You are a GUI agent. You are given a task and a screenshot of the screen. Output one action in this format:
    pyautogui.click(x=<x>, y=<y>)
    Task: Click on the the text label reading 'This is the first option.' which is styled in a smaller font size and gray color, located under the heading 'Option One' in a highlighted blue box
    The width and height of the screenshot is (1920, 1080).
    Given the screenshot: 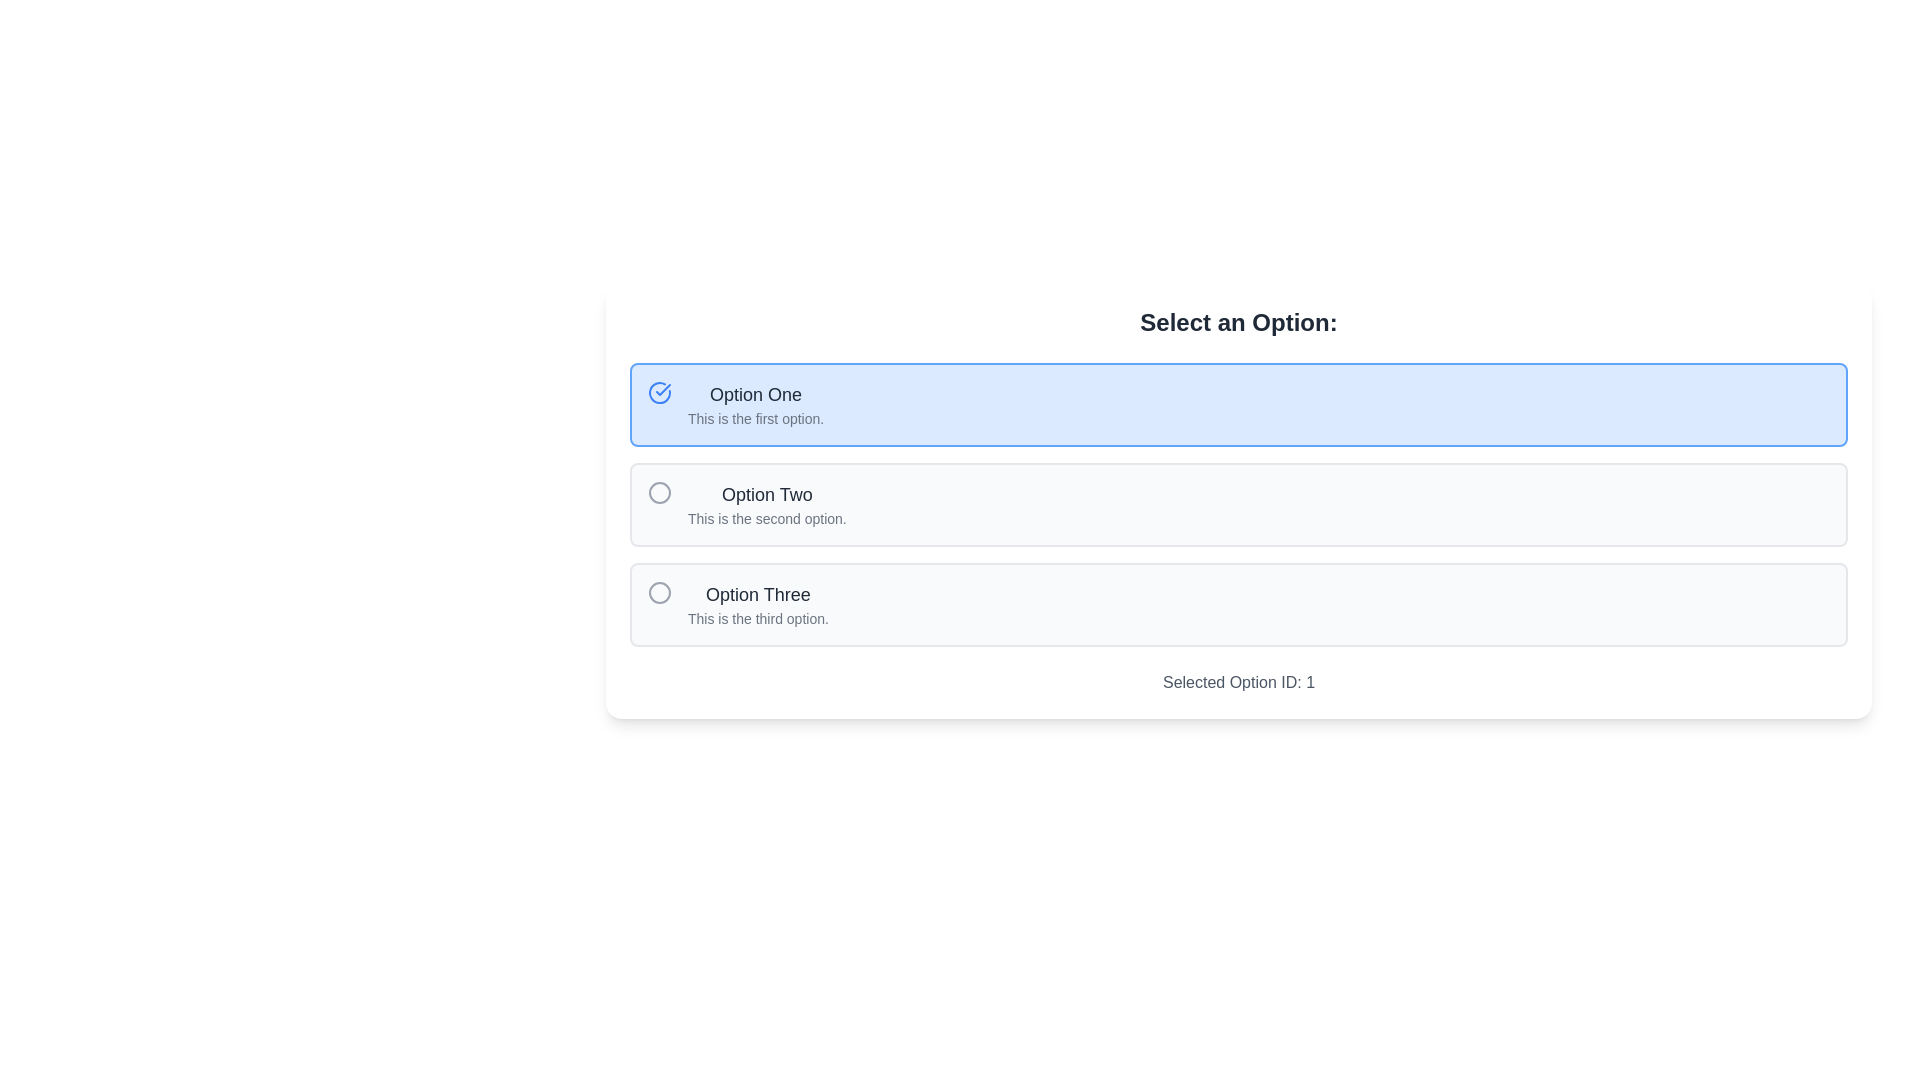 What is the action you would take?
    pyautogui.click(x=755, y=418)
    